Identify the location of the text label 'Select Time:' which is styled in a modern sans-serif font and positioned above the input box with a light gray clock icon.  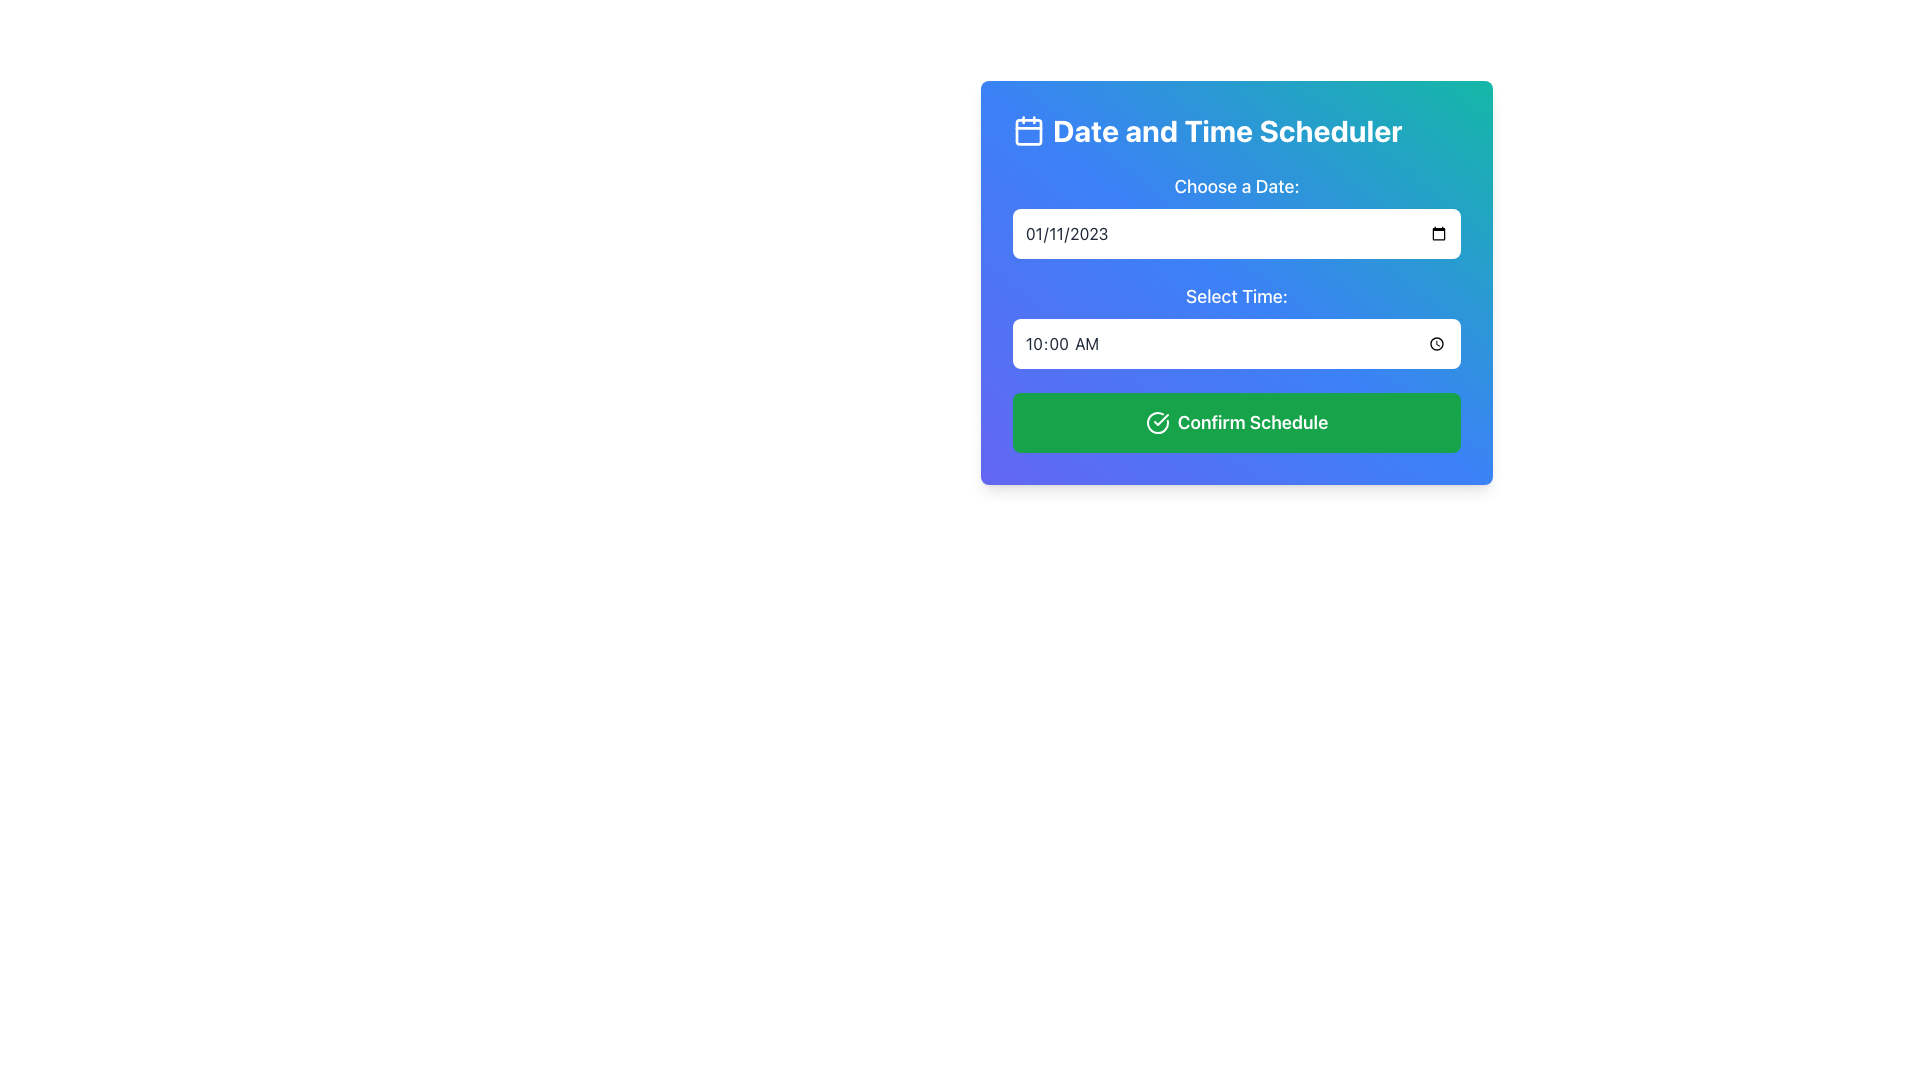
(1236, 325).